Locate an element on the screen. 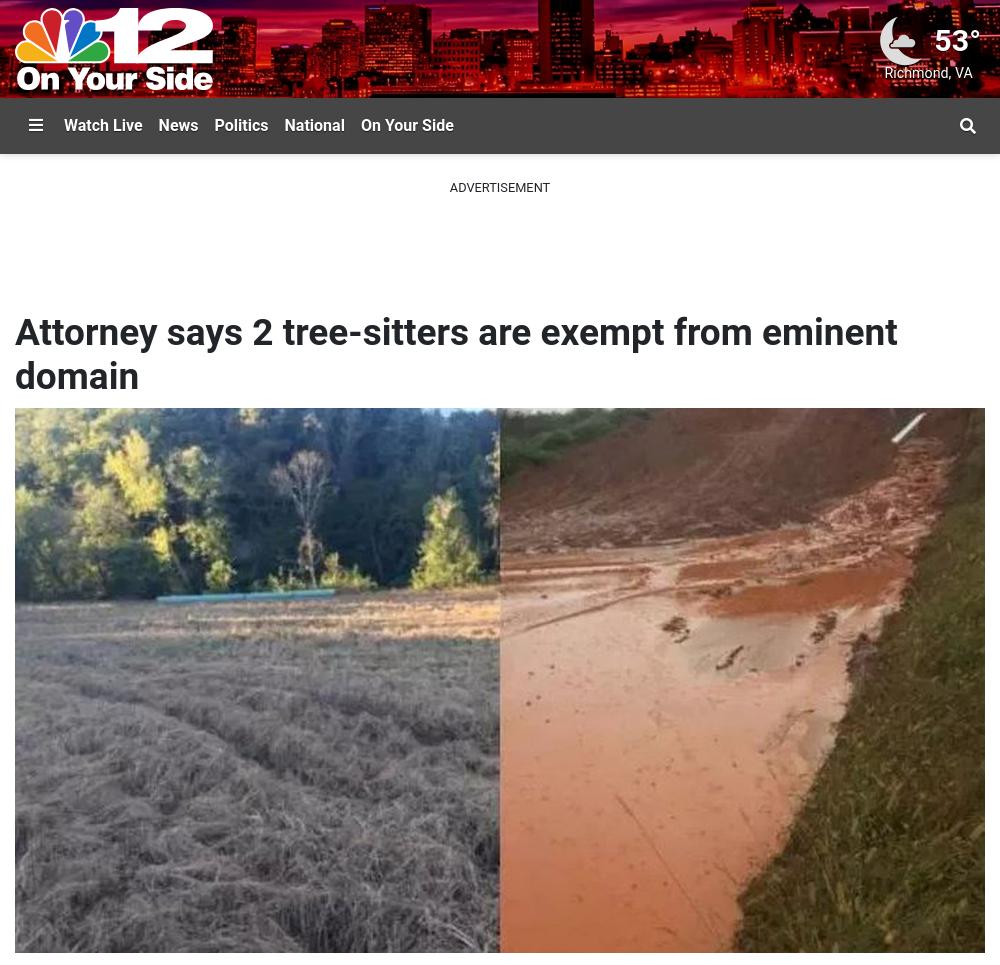  'Watch Live' is located at coordinates (102, 124).